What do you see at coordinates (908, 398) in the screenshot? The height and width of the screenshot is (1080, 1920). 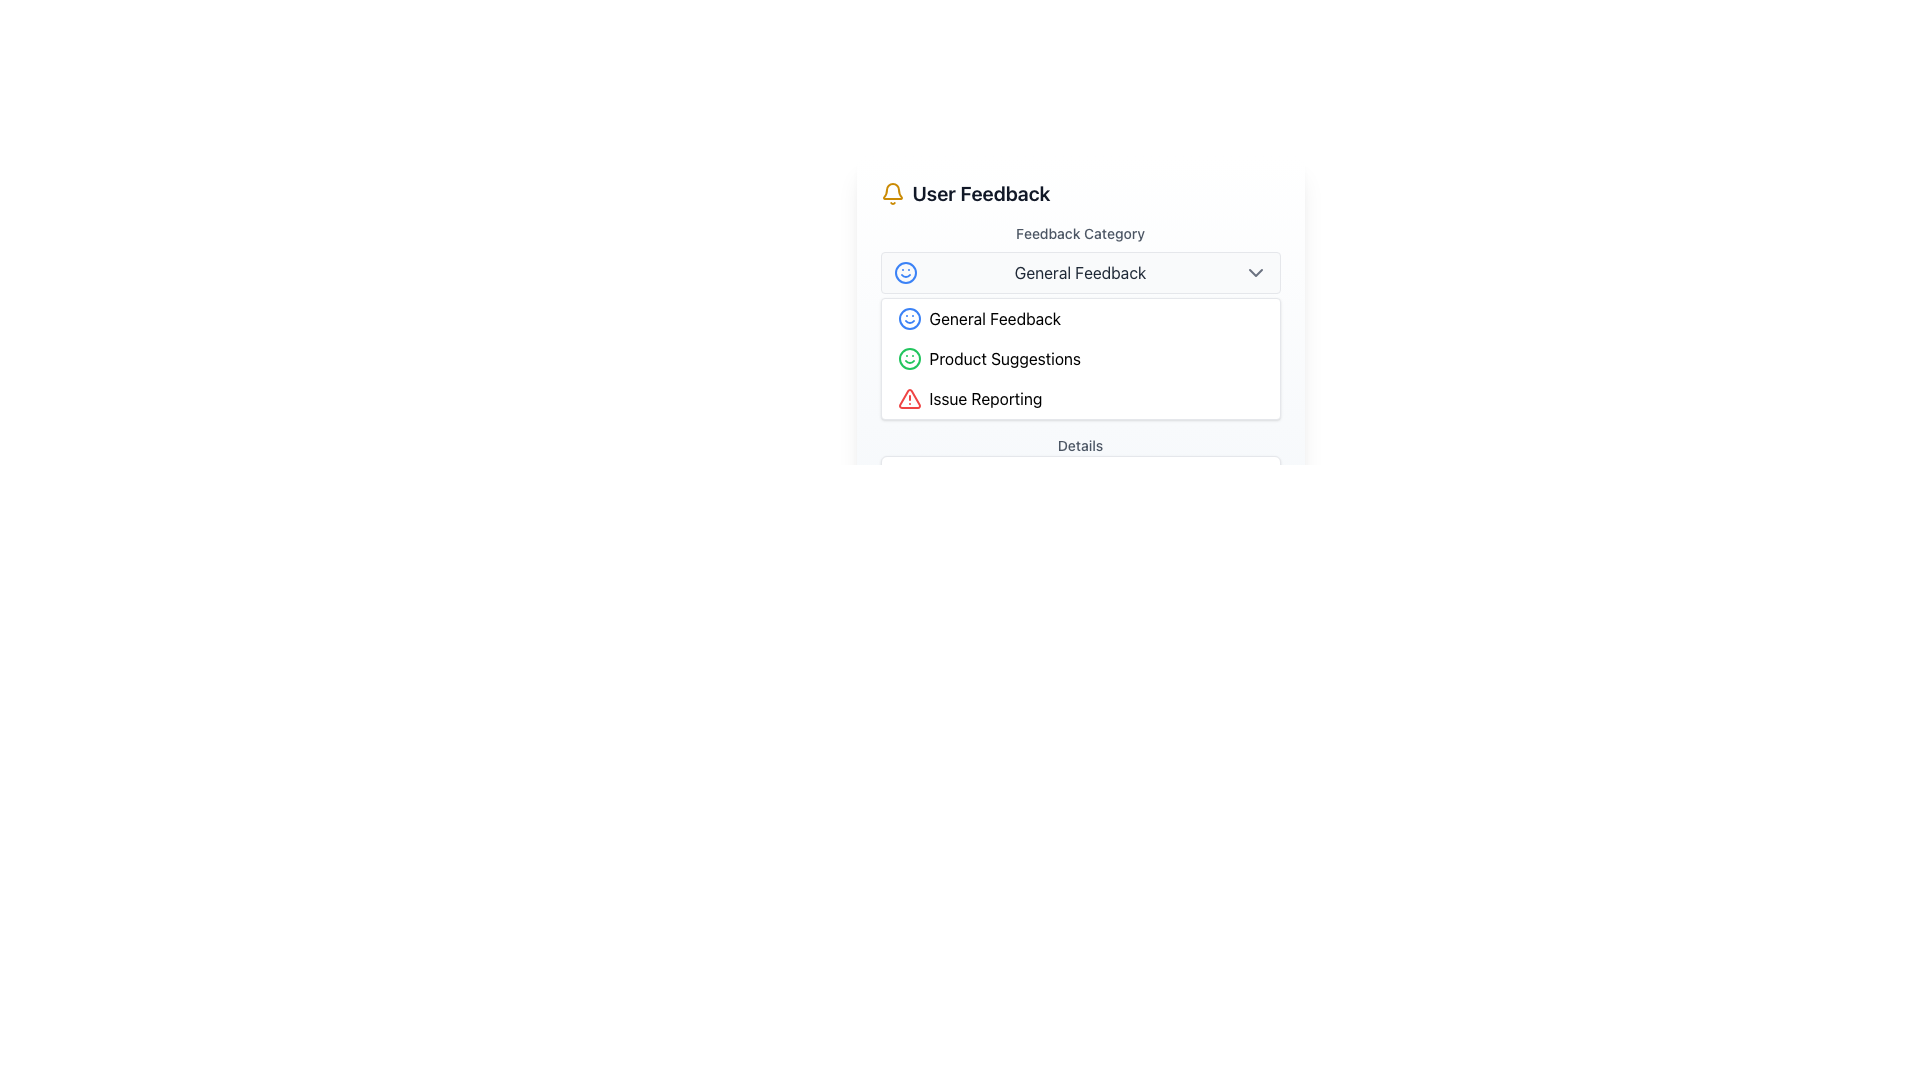 I see `the warning alert icon located near the top-left corner of the 'User Feedback' section to understand the important information or error it signifies` at bounding box center [908, 398].